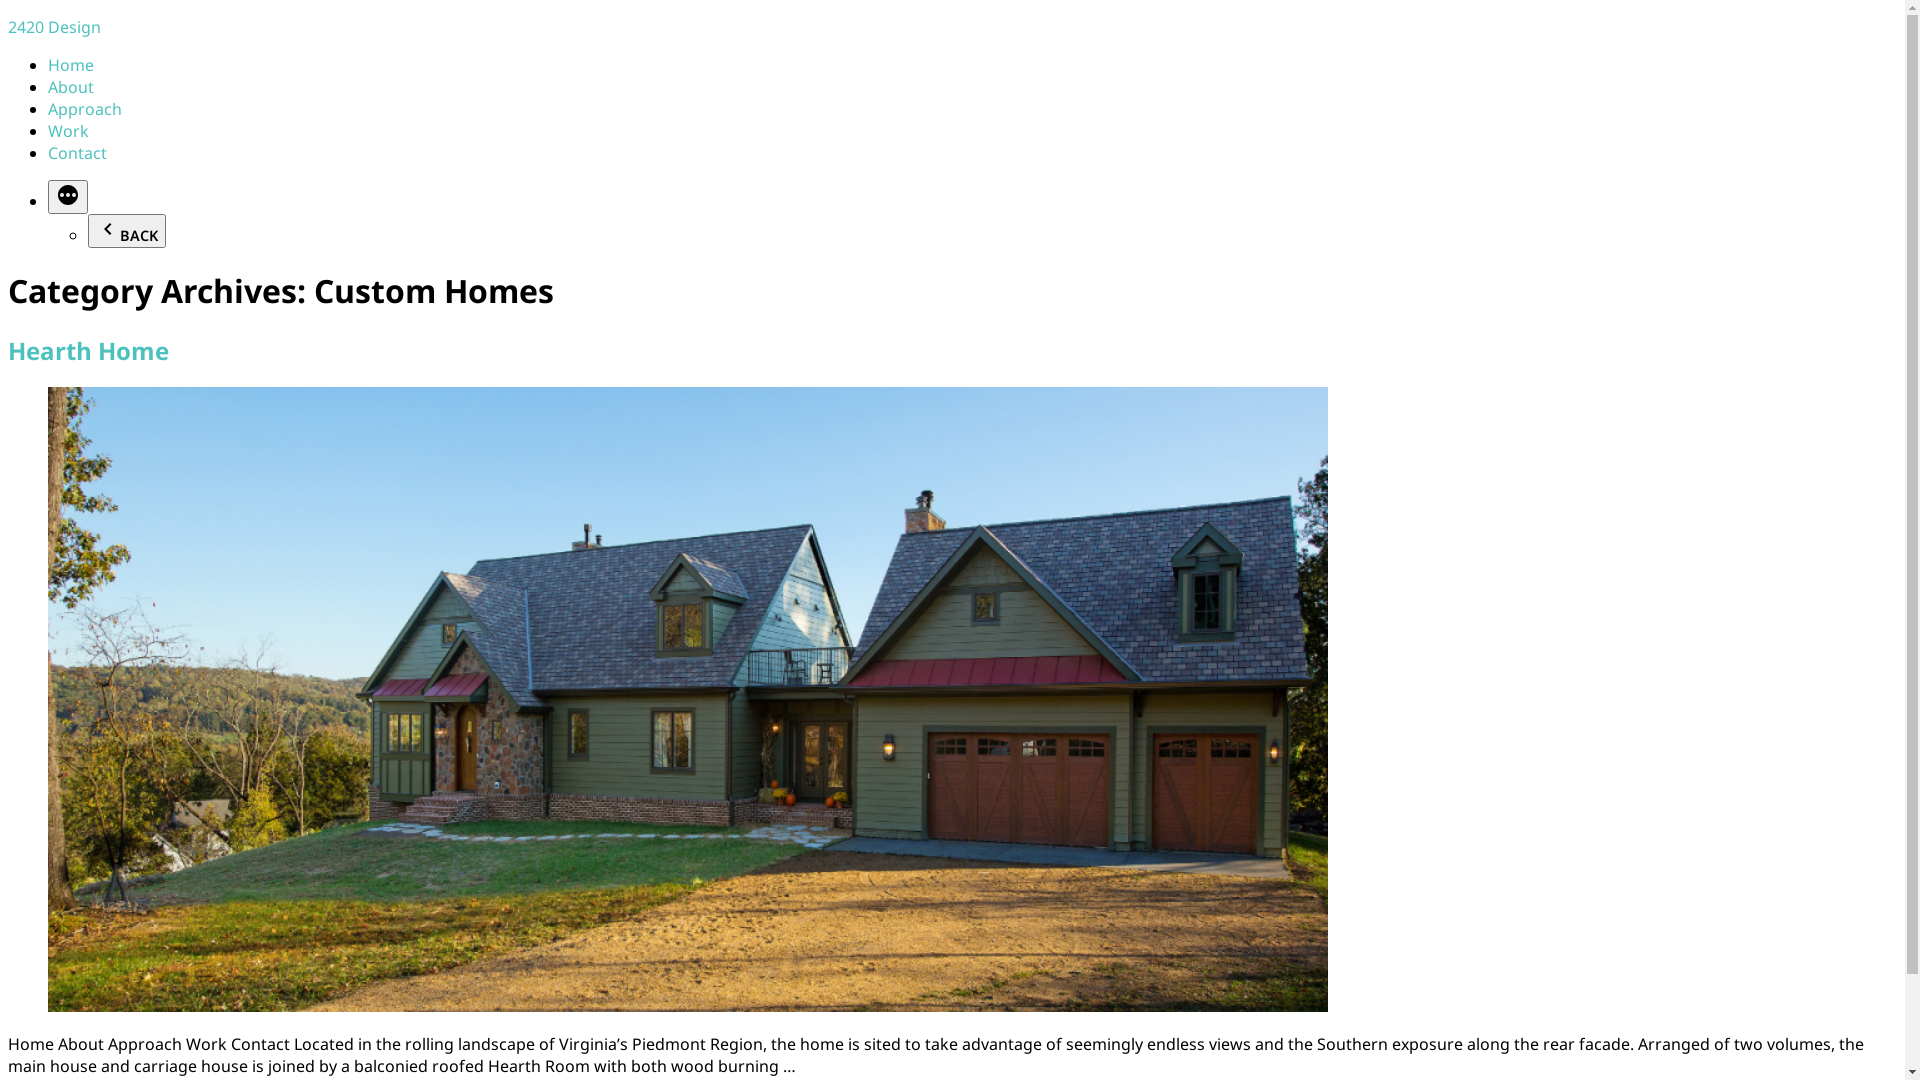 The height and width of the screenshot is (1080, 1920). Describe the element at coordinates (87, 349) in the screenshot. I see `'Hearth Home'` at that location.